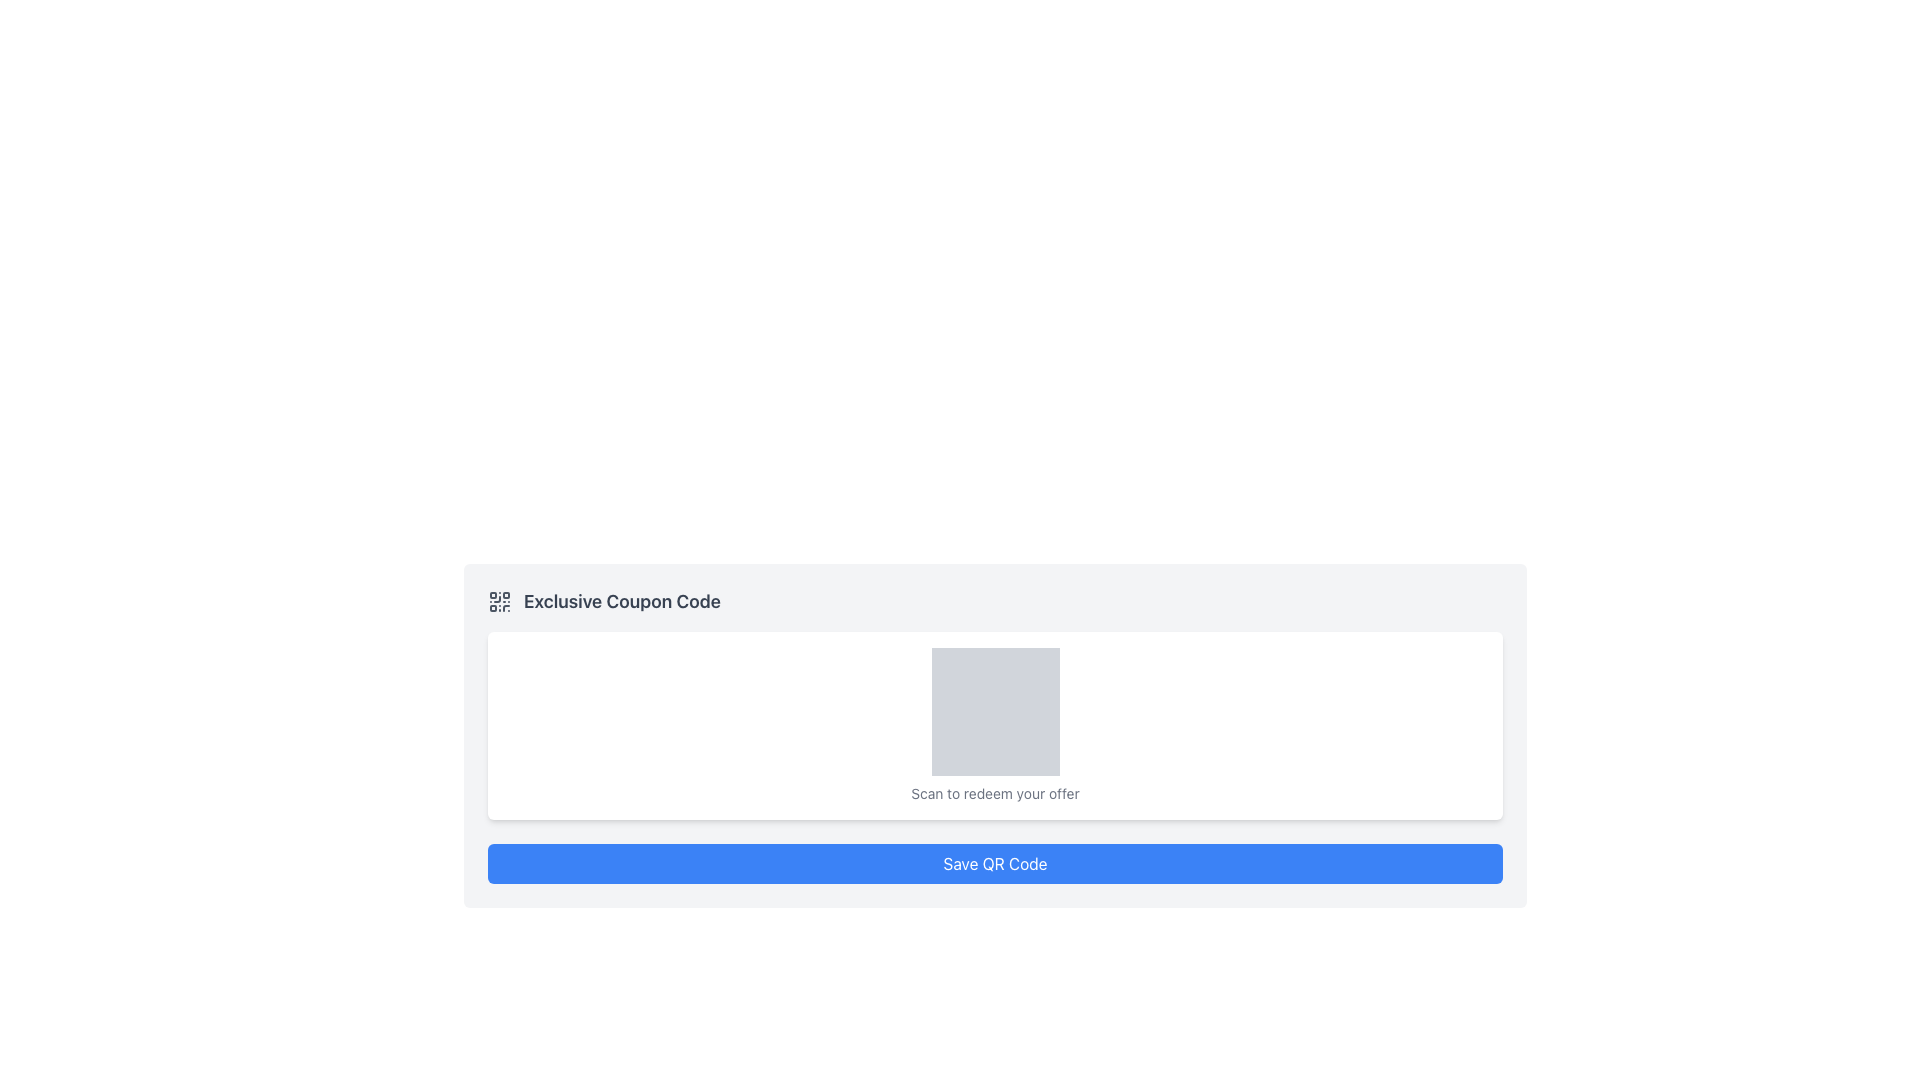  What do you see at coordinates (995, 863) in the screenshot?
I see `the 'Save QR Code' button, which is a prominent blue rectangular button with white text located at the bottom of a card layout` at bounding box center [995, 863].